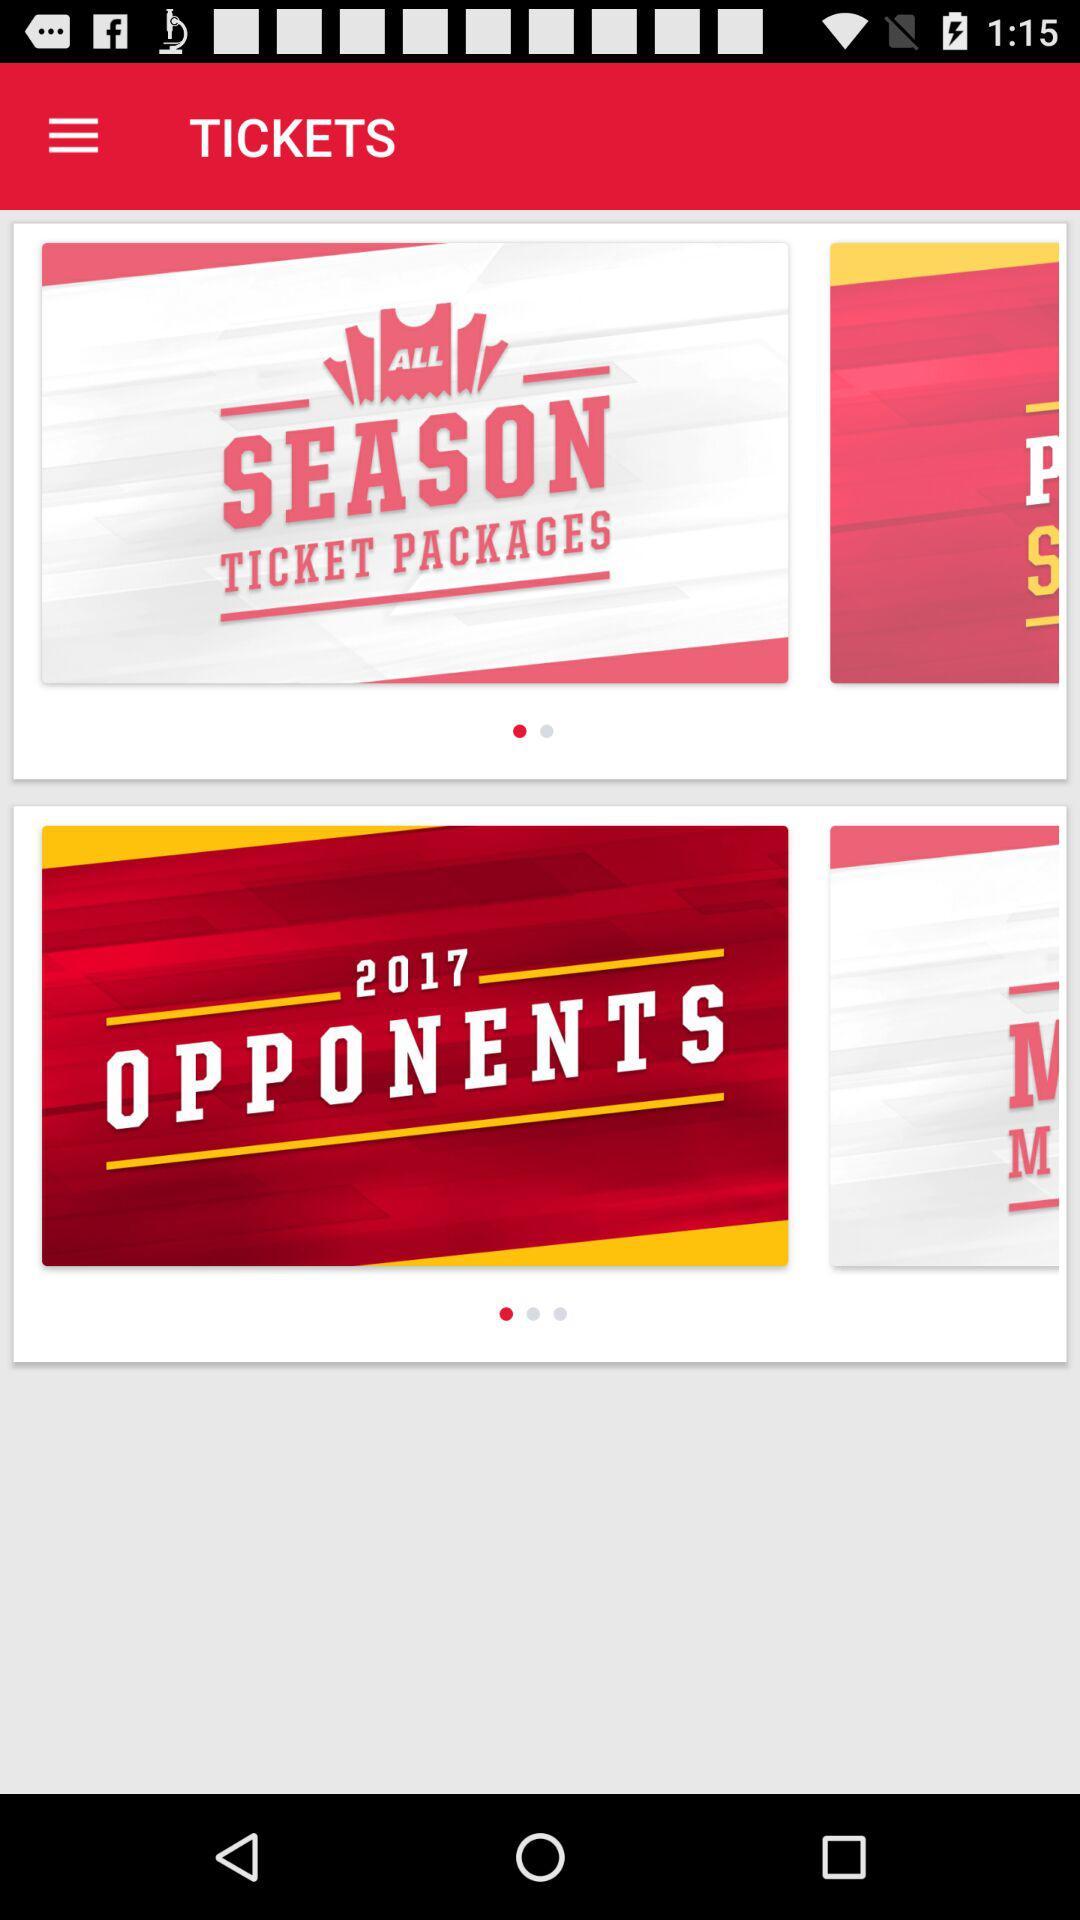  I want to click on item next to the tickets icon, so click(72, 135).